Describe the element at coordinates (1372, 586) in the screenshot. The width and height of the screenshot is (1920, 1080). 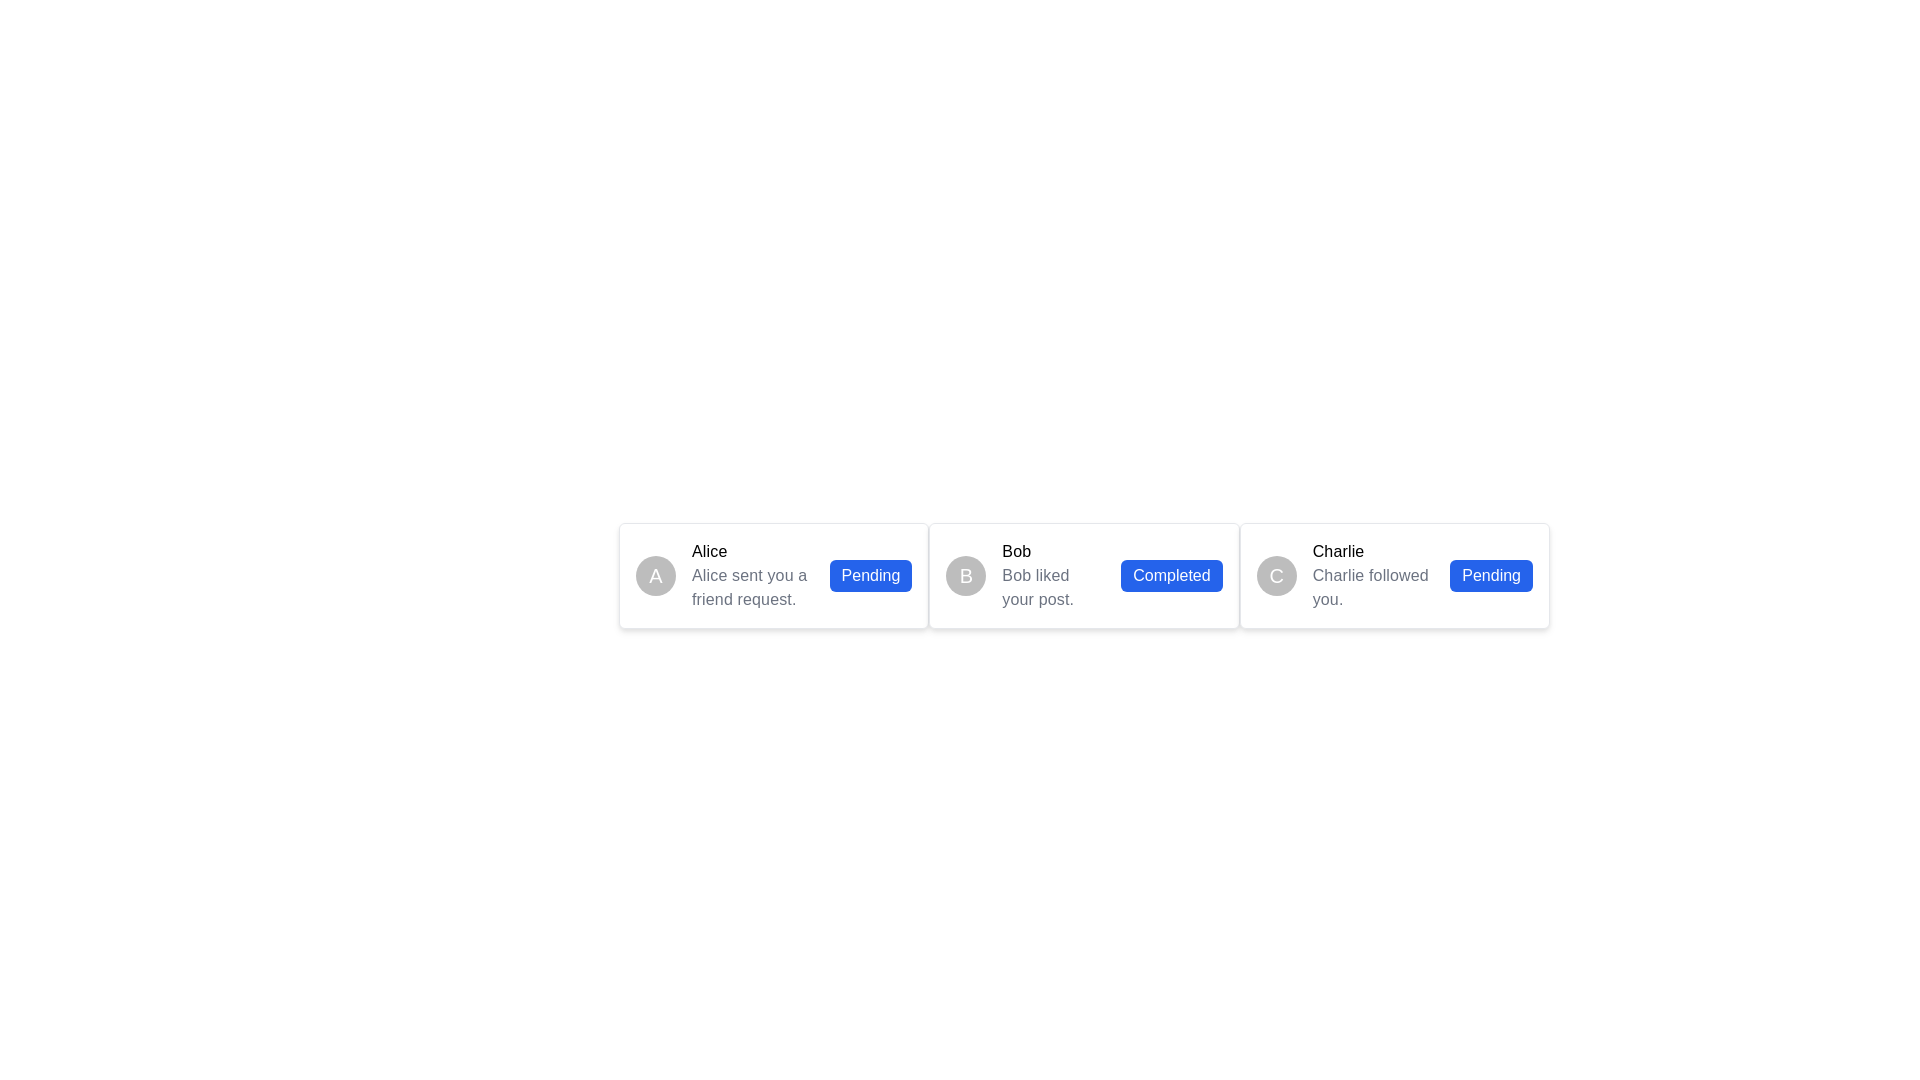
I see `the static text label displaying 'Charlie followed you.' located in the third user notification card` at that location.